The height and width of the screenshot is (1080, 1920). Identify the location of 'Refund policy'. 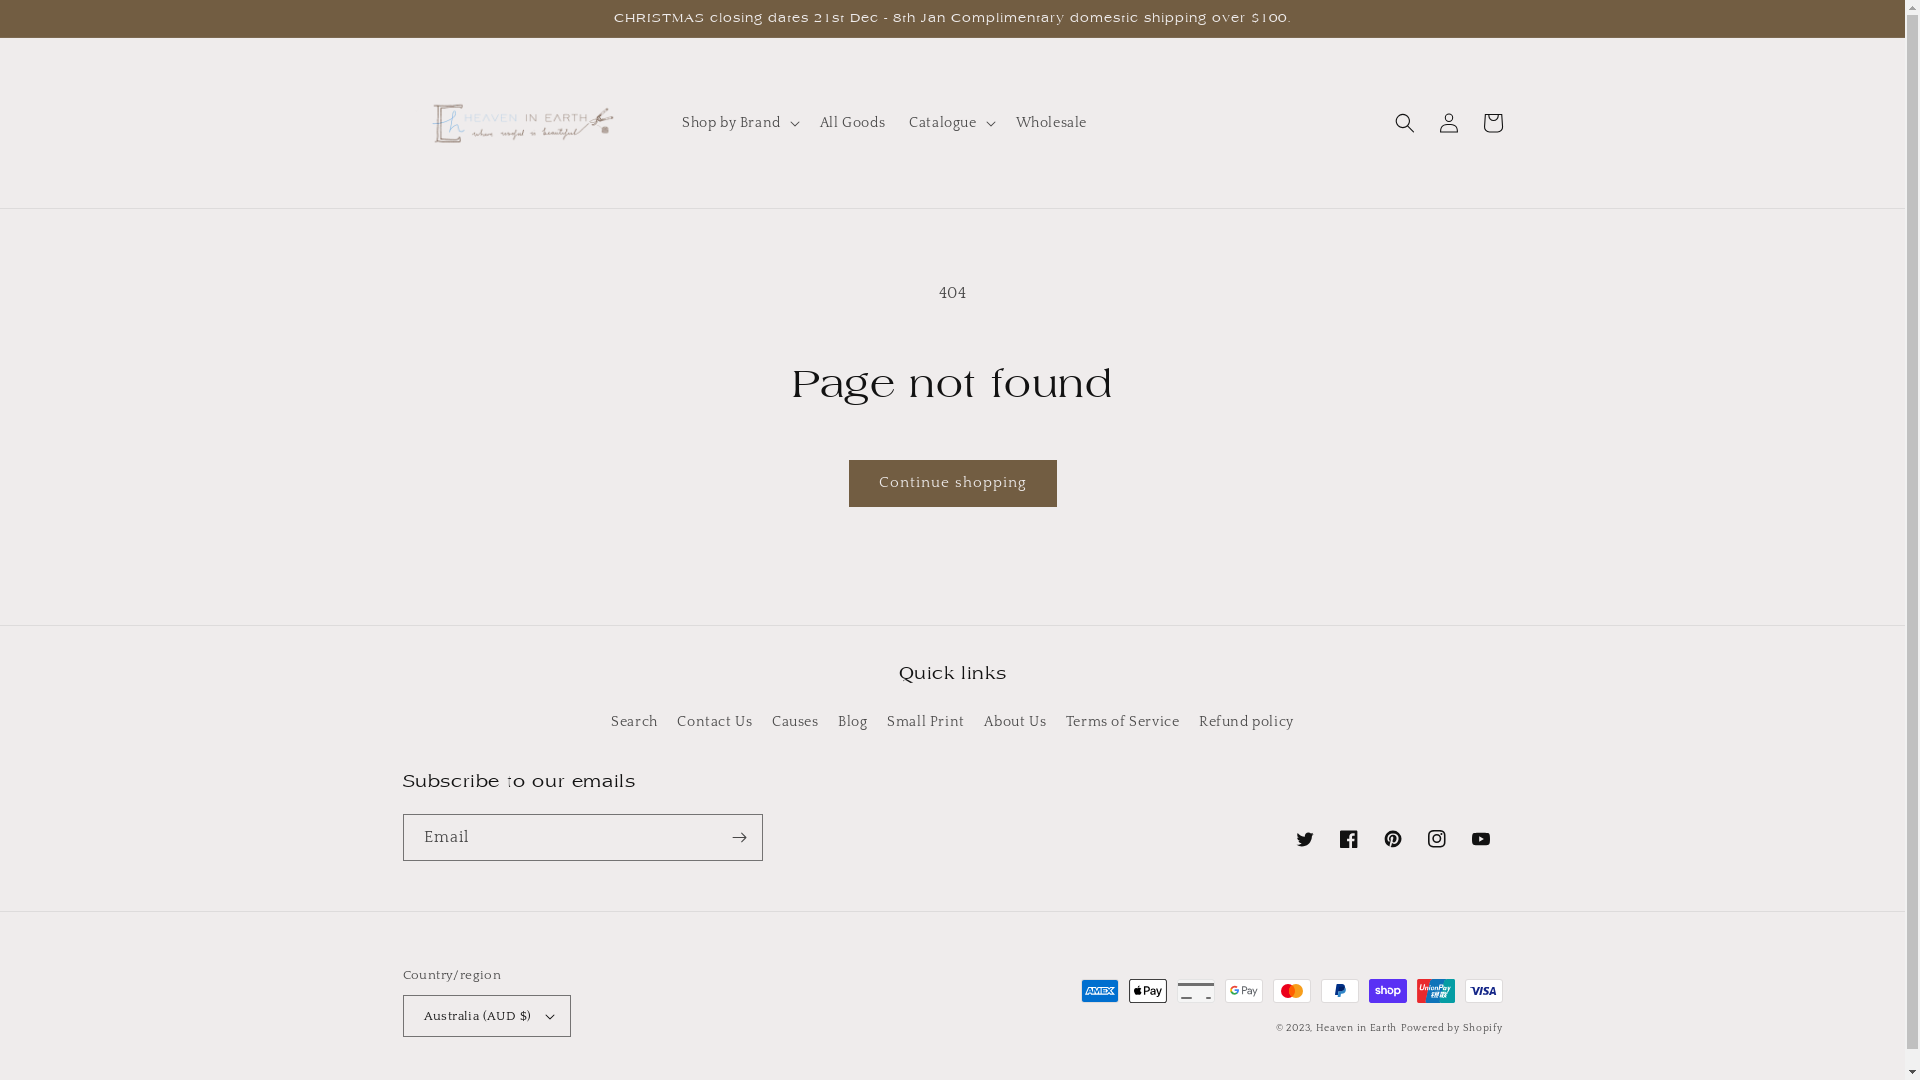
(1245, 722).